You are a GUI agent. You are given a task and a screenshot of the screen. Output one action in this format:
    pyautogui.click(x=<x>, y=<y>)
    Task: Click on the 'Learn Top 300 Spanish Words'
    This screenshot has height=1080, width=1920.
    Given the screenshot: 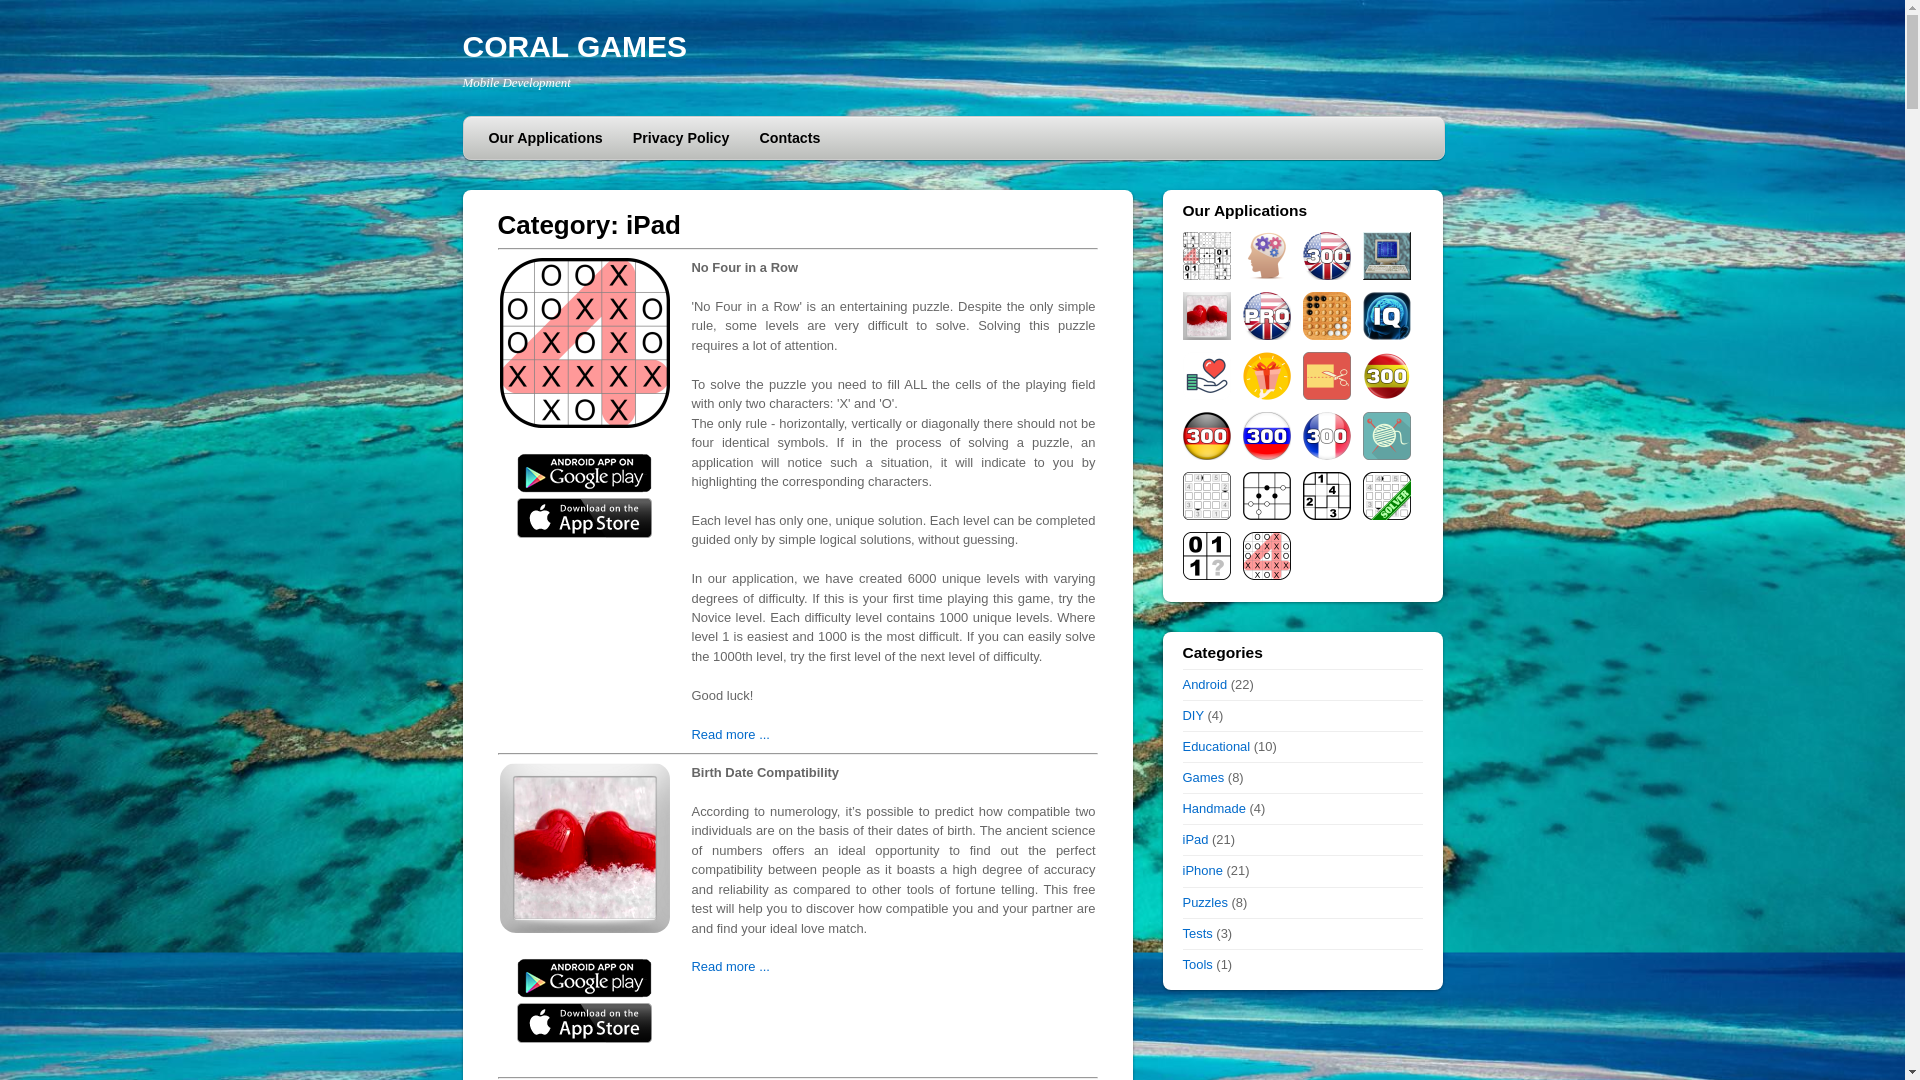 What is the action you would take?
    pyautogui.click(x=1361, y=375)
    